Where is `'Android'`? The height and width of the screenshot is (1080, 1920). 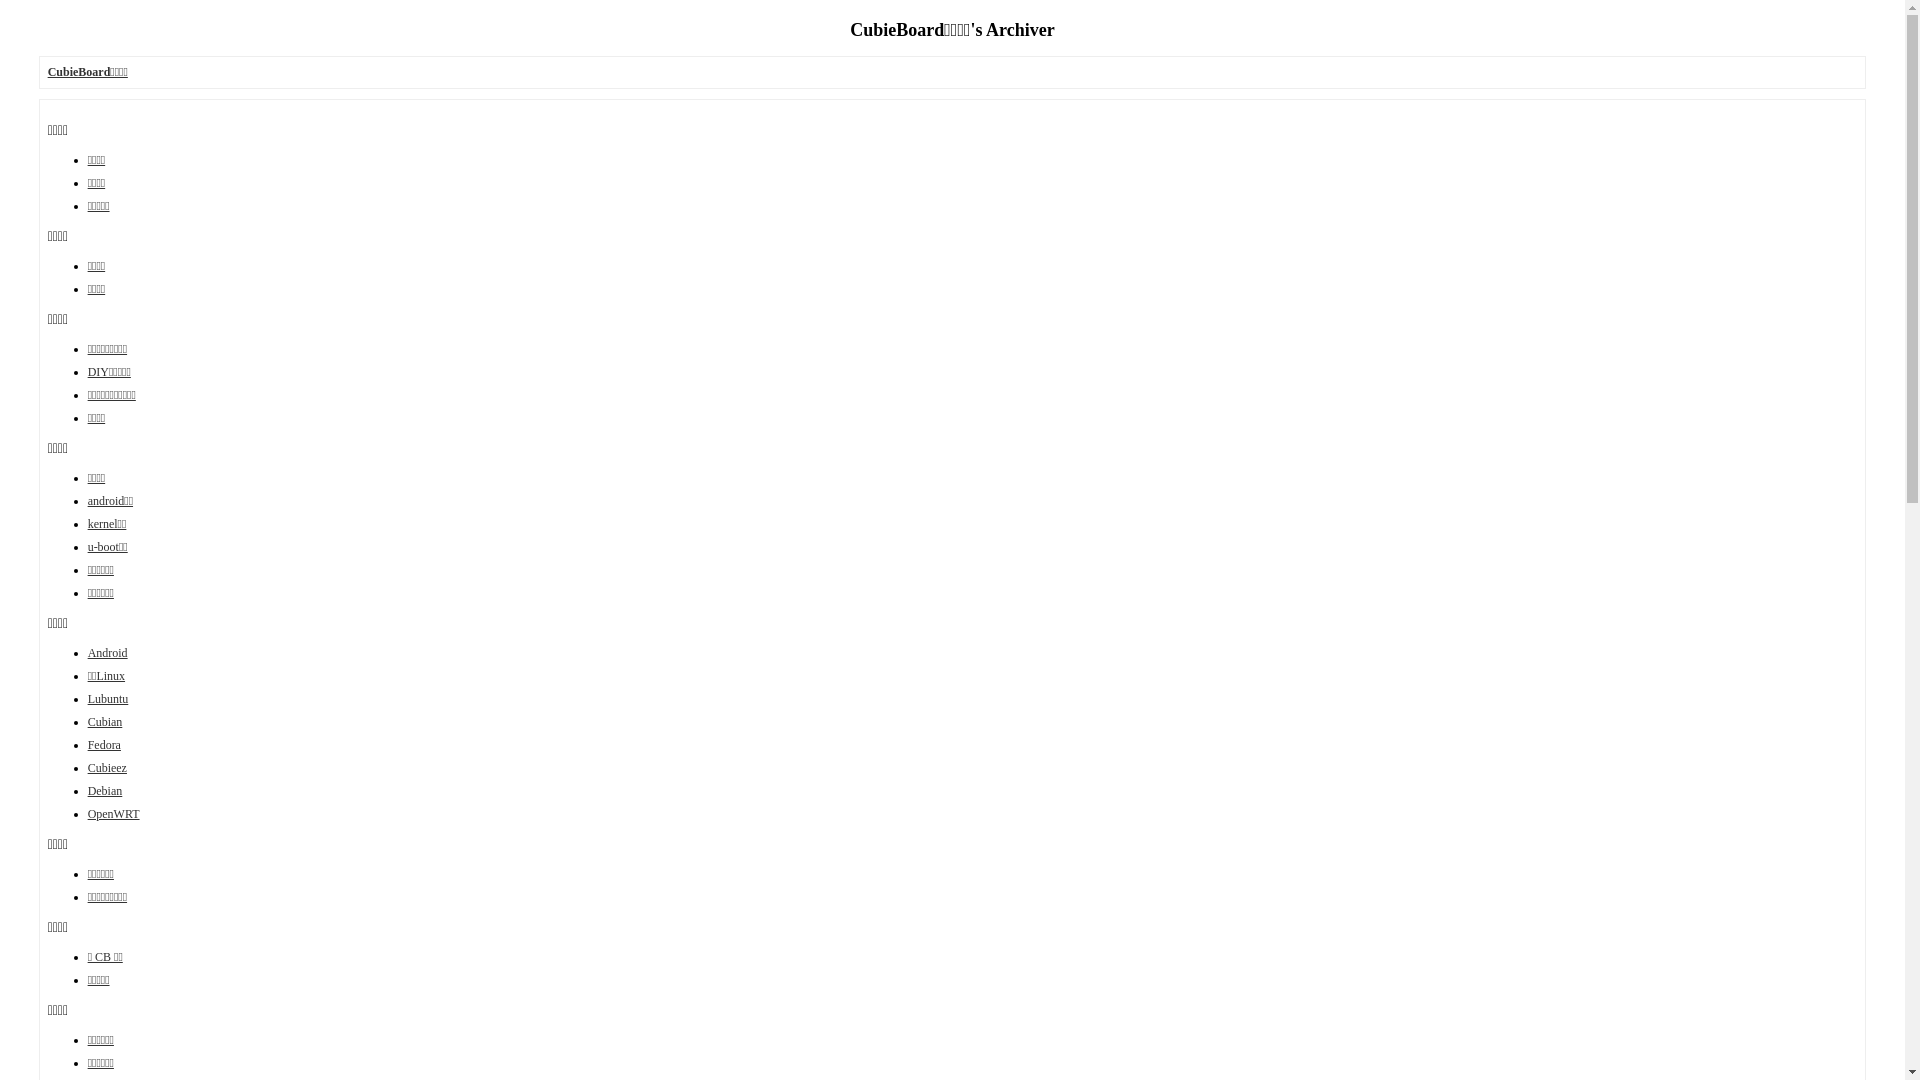
'Android' is located at coordinates (106, 652).